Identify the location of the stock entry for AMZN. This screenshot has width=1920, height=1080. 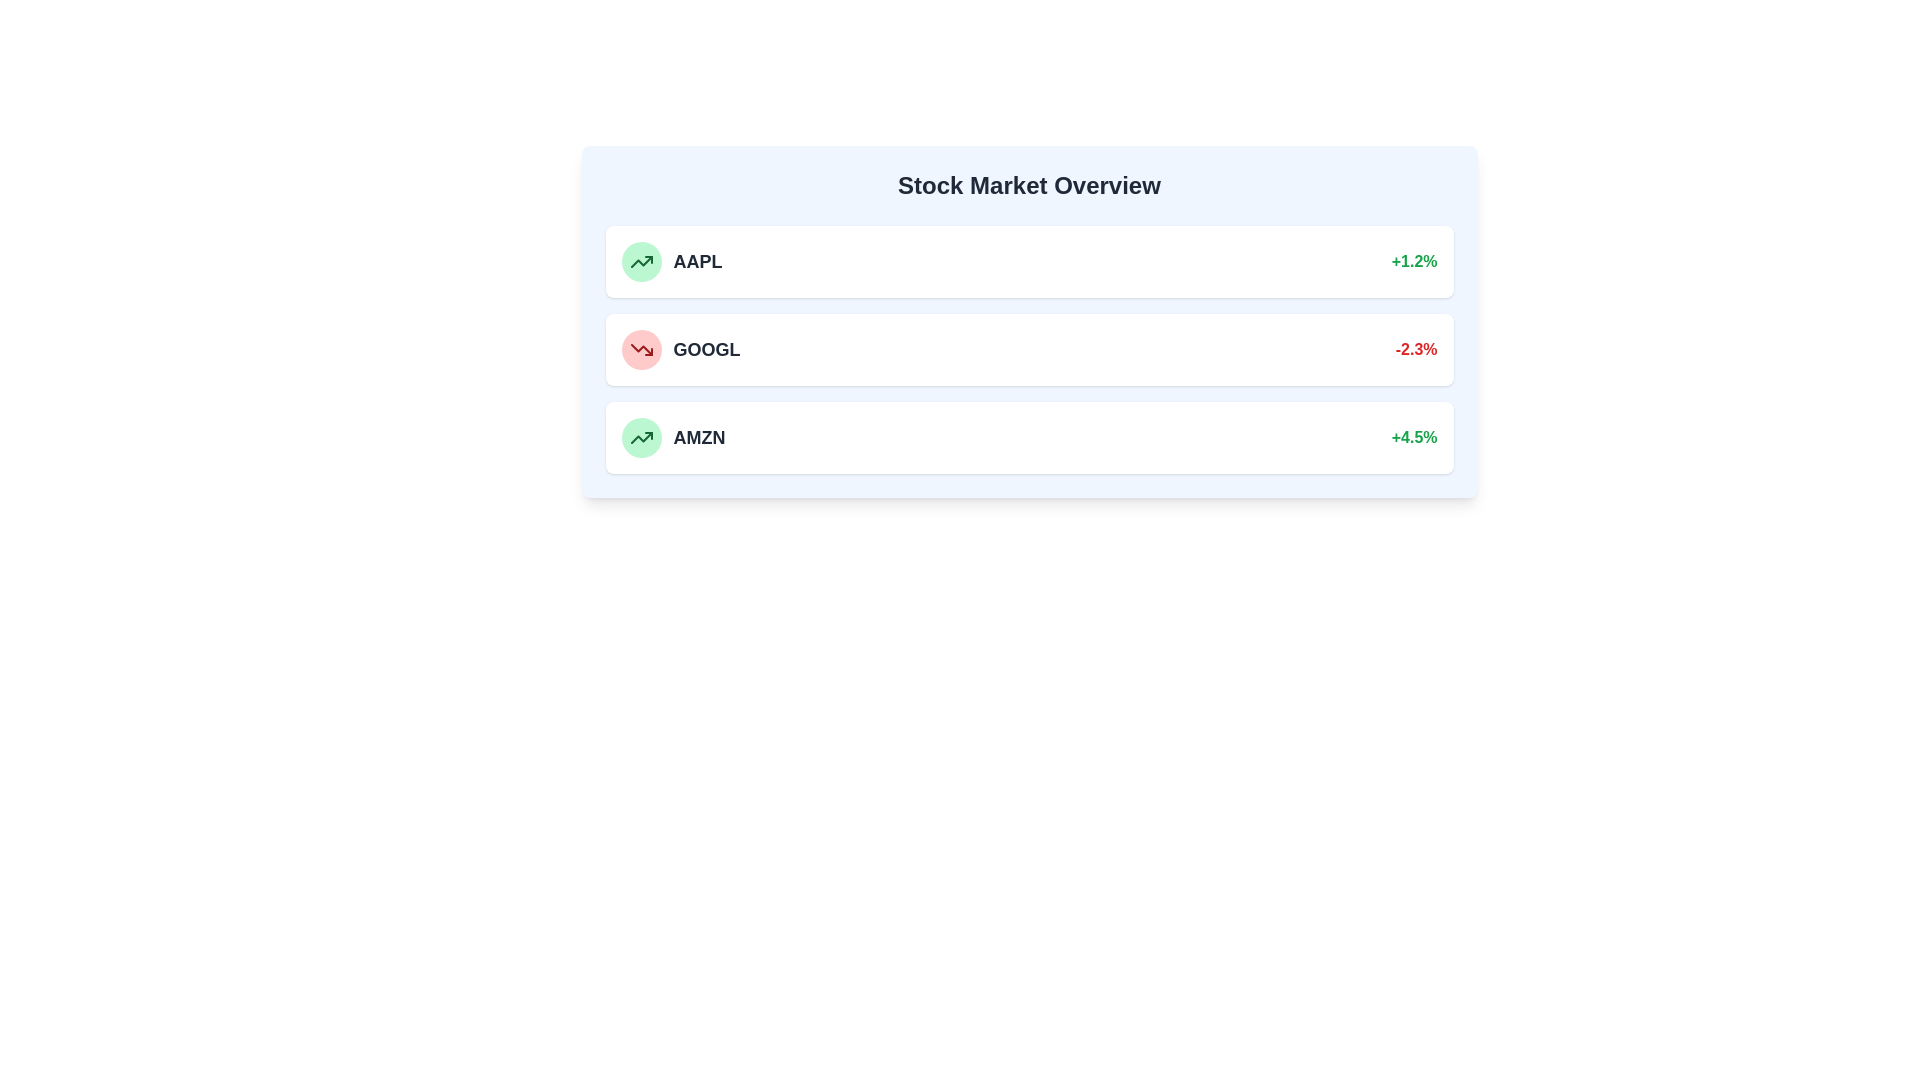
(1029, 437).